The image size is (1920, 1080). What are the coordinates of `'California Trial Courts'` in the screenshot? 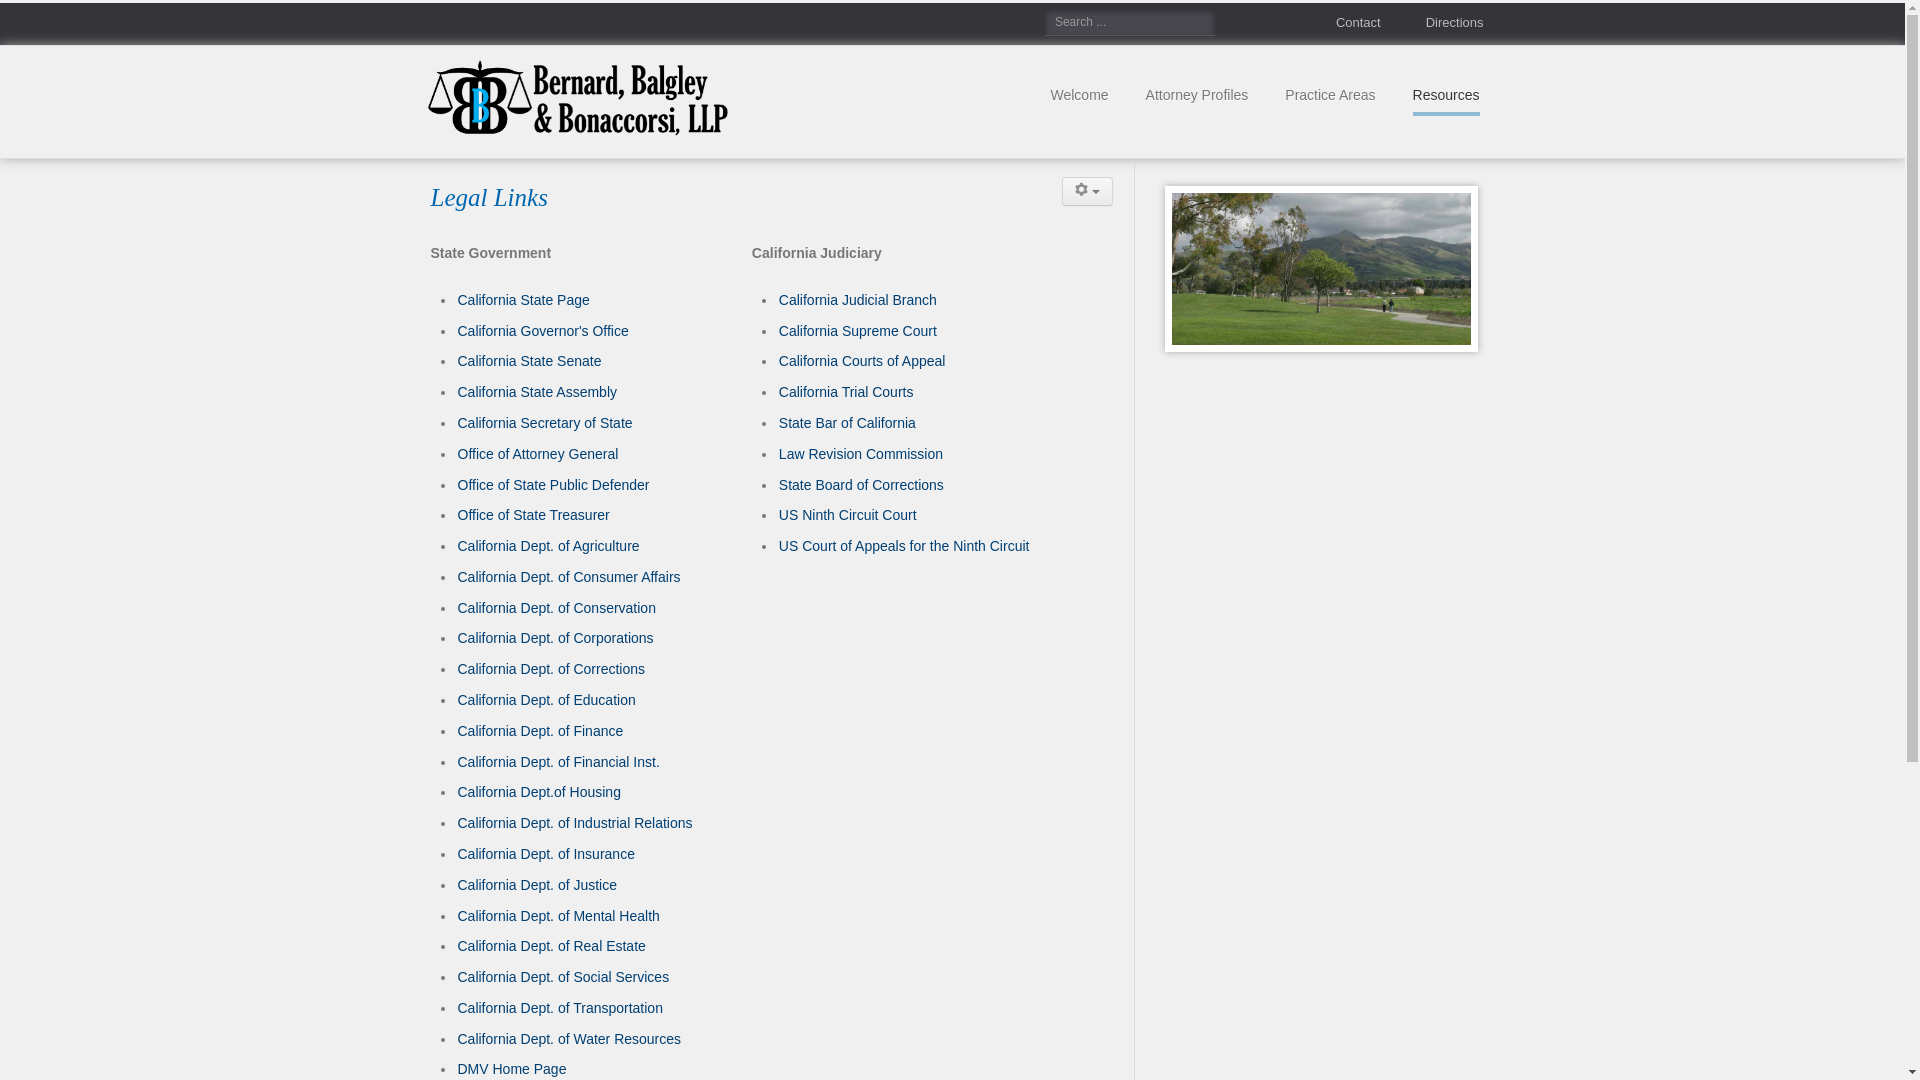 It's located at (777, 392).